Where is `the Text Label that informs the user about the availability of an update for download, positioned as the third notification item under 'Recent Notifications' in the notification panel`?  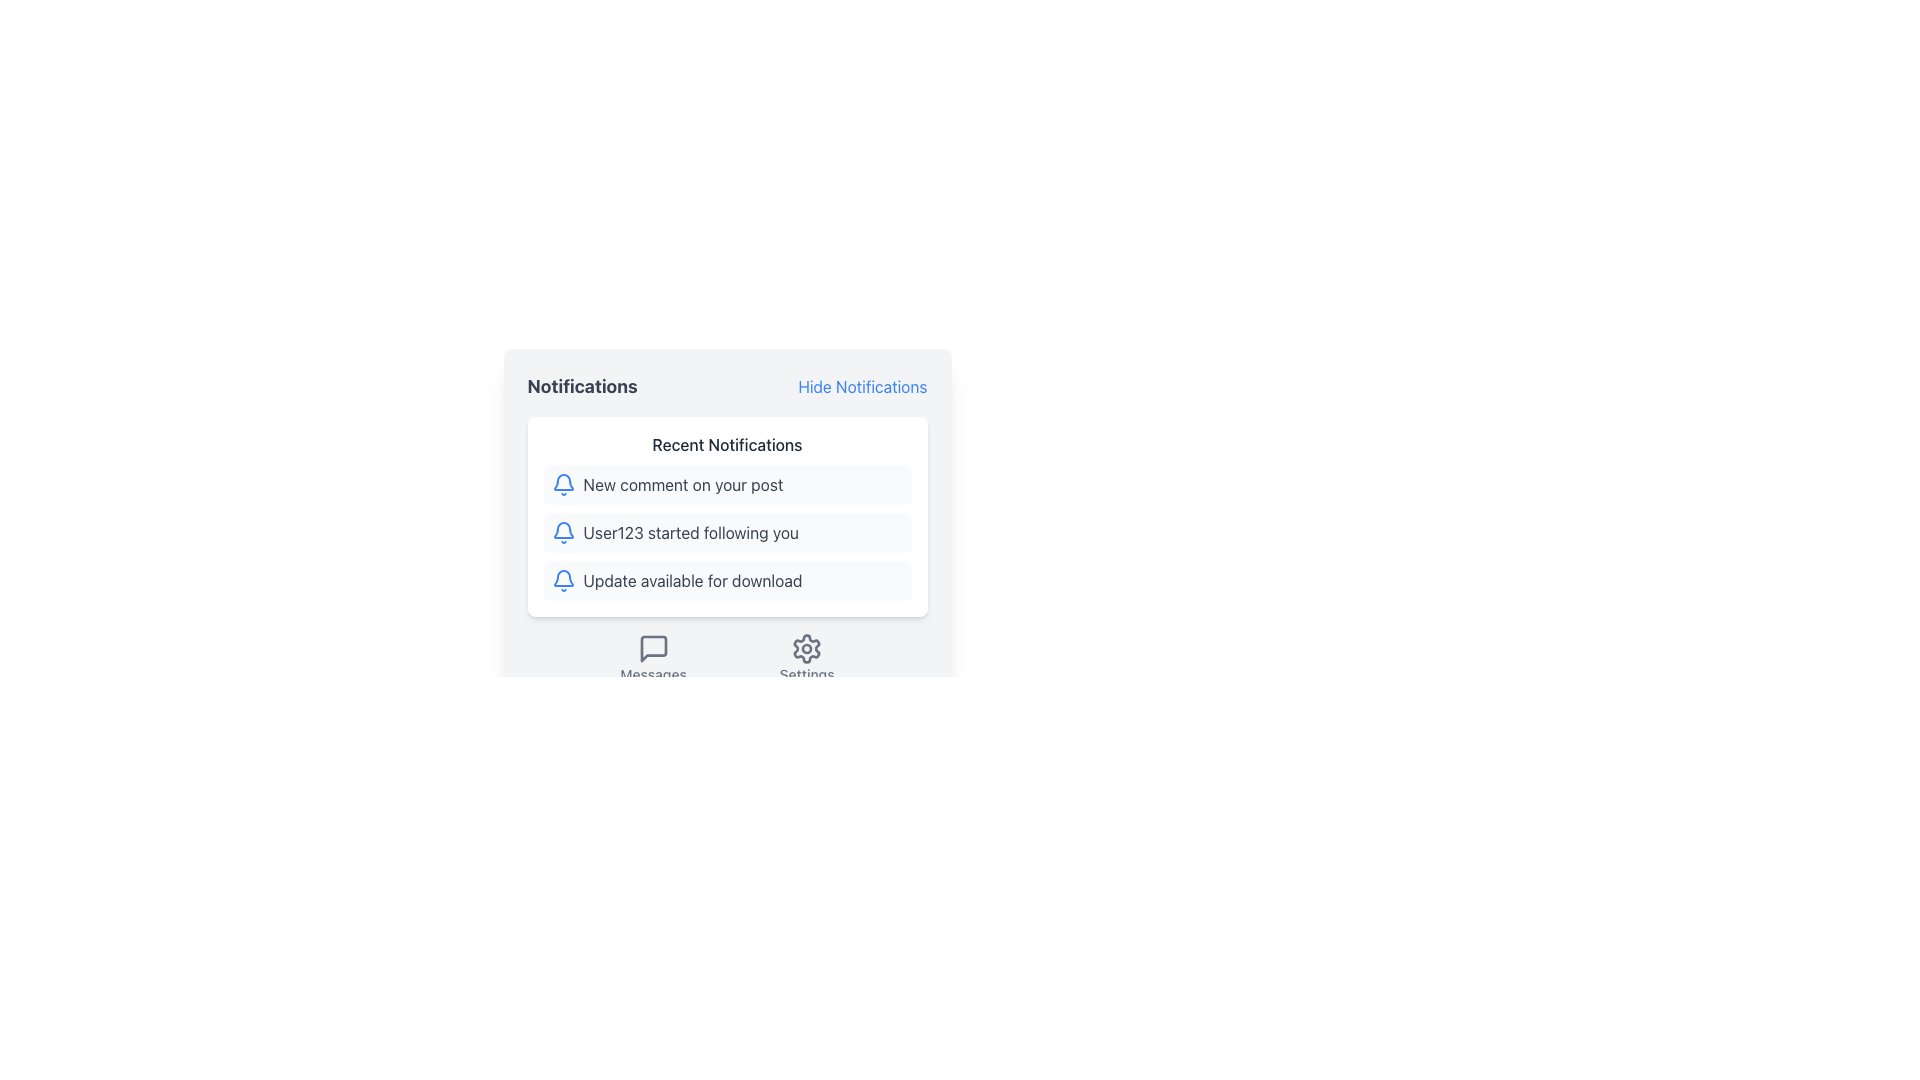
the Text Label that informs the user about the availability of an update for download, positioned as the third notification item under 'Recent Notifications' in the notification panel is located at coordinates (692, 581).